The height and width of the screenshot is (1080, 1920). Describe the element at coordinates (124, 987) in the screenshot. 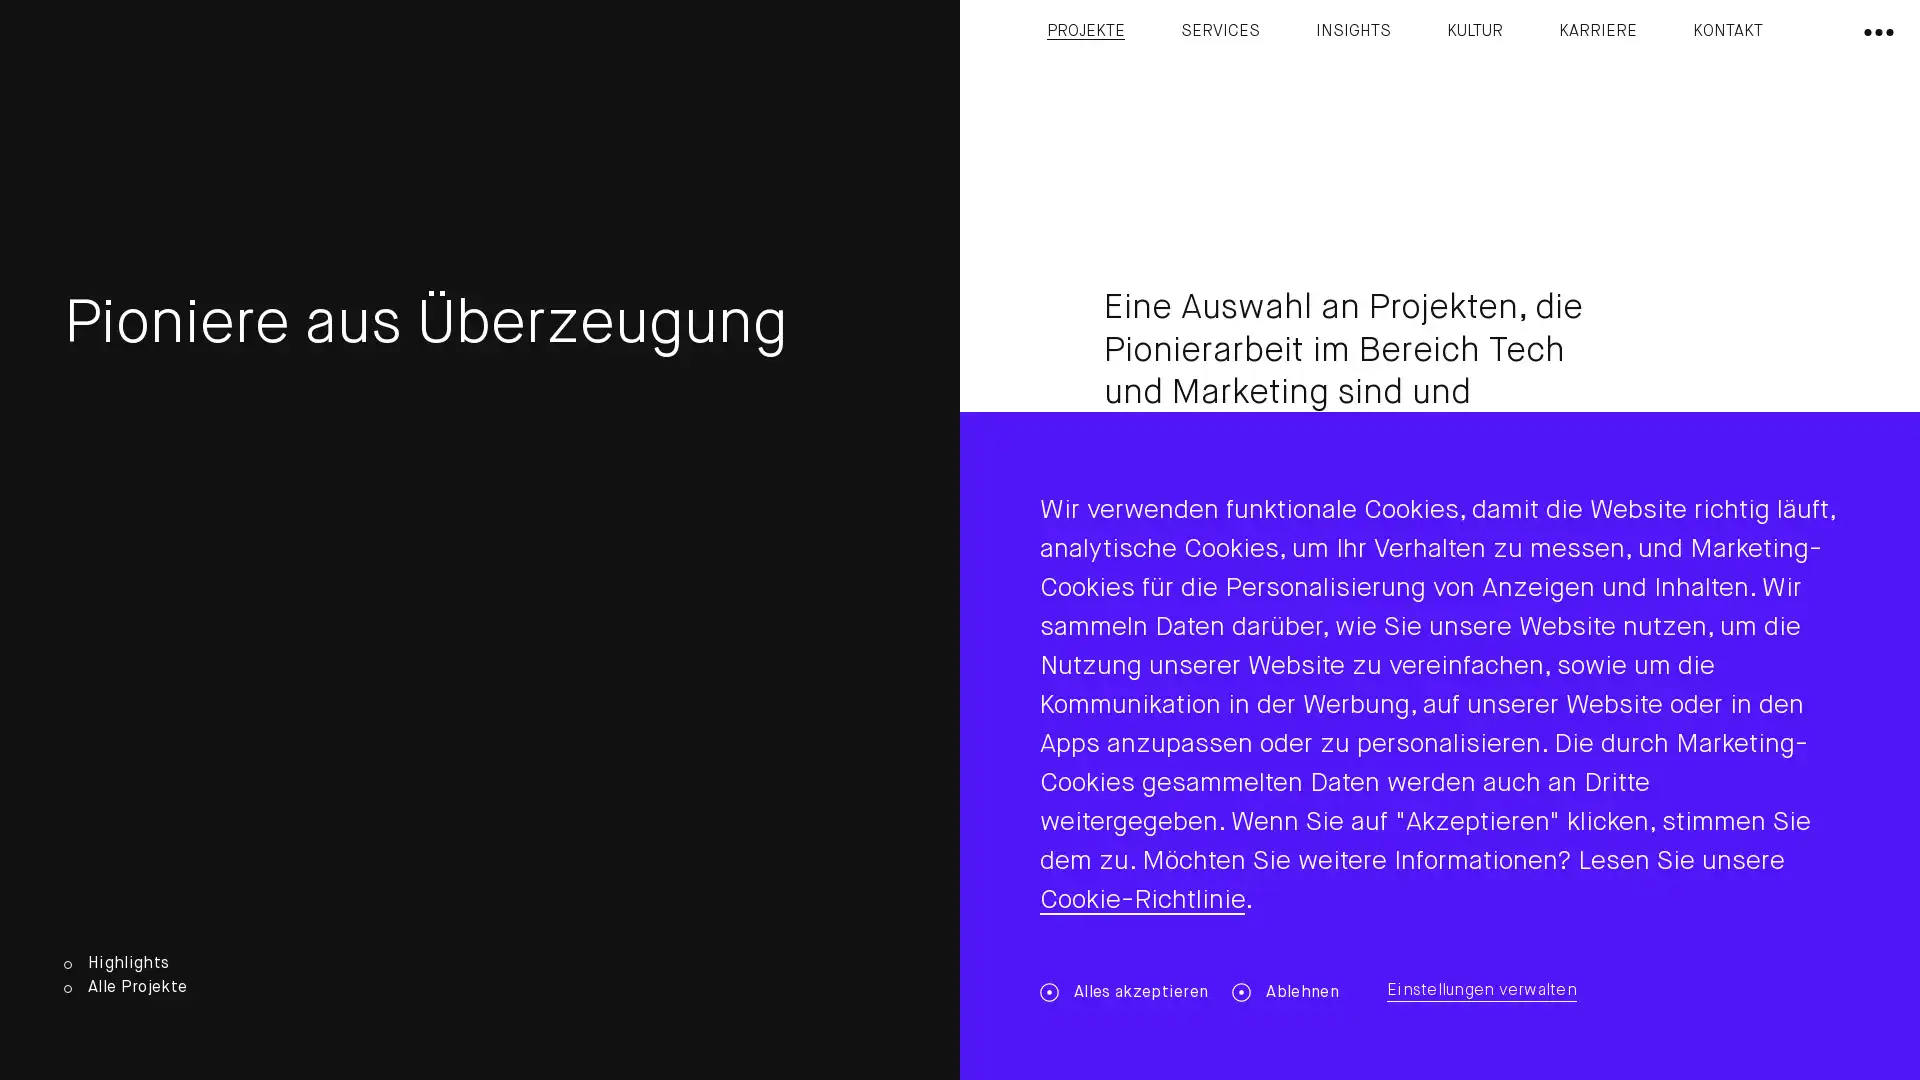

I see `Alle Projekte` at that location.